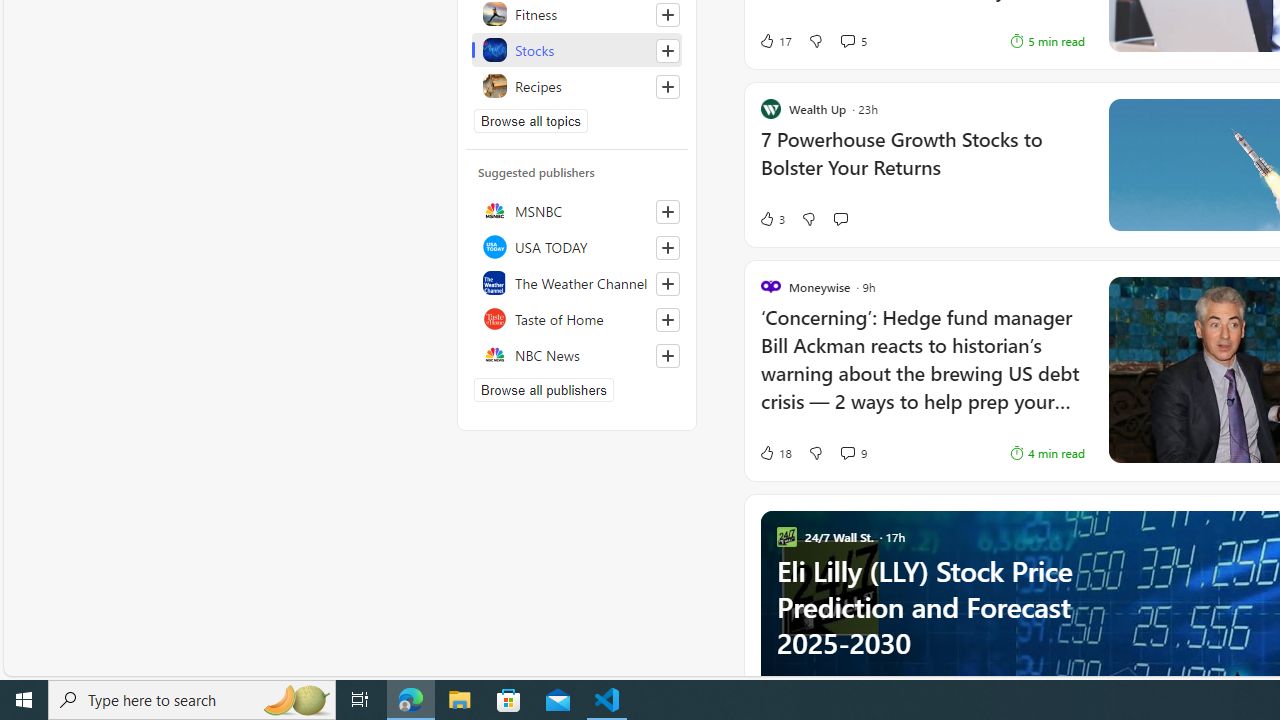 Image resolution: width=1280 pixels, height=720 pixels. Describe the element at coordinates (668, 85) in the screenshot. I see `'Follow this topic'` at that location.